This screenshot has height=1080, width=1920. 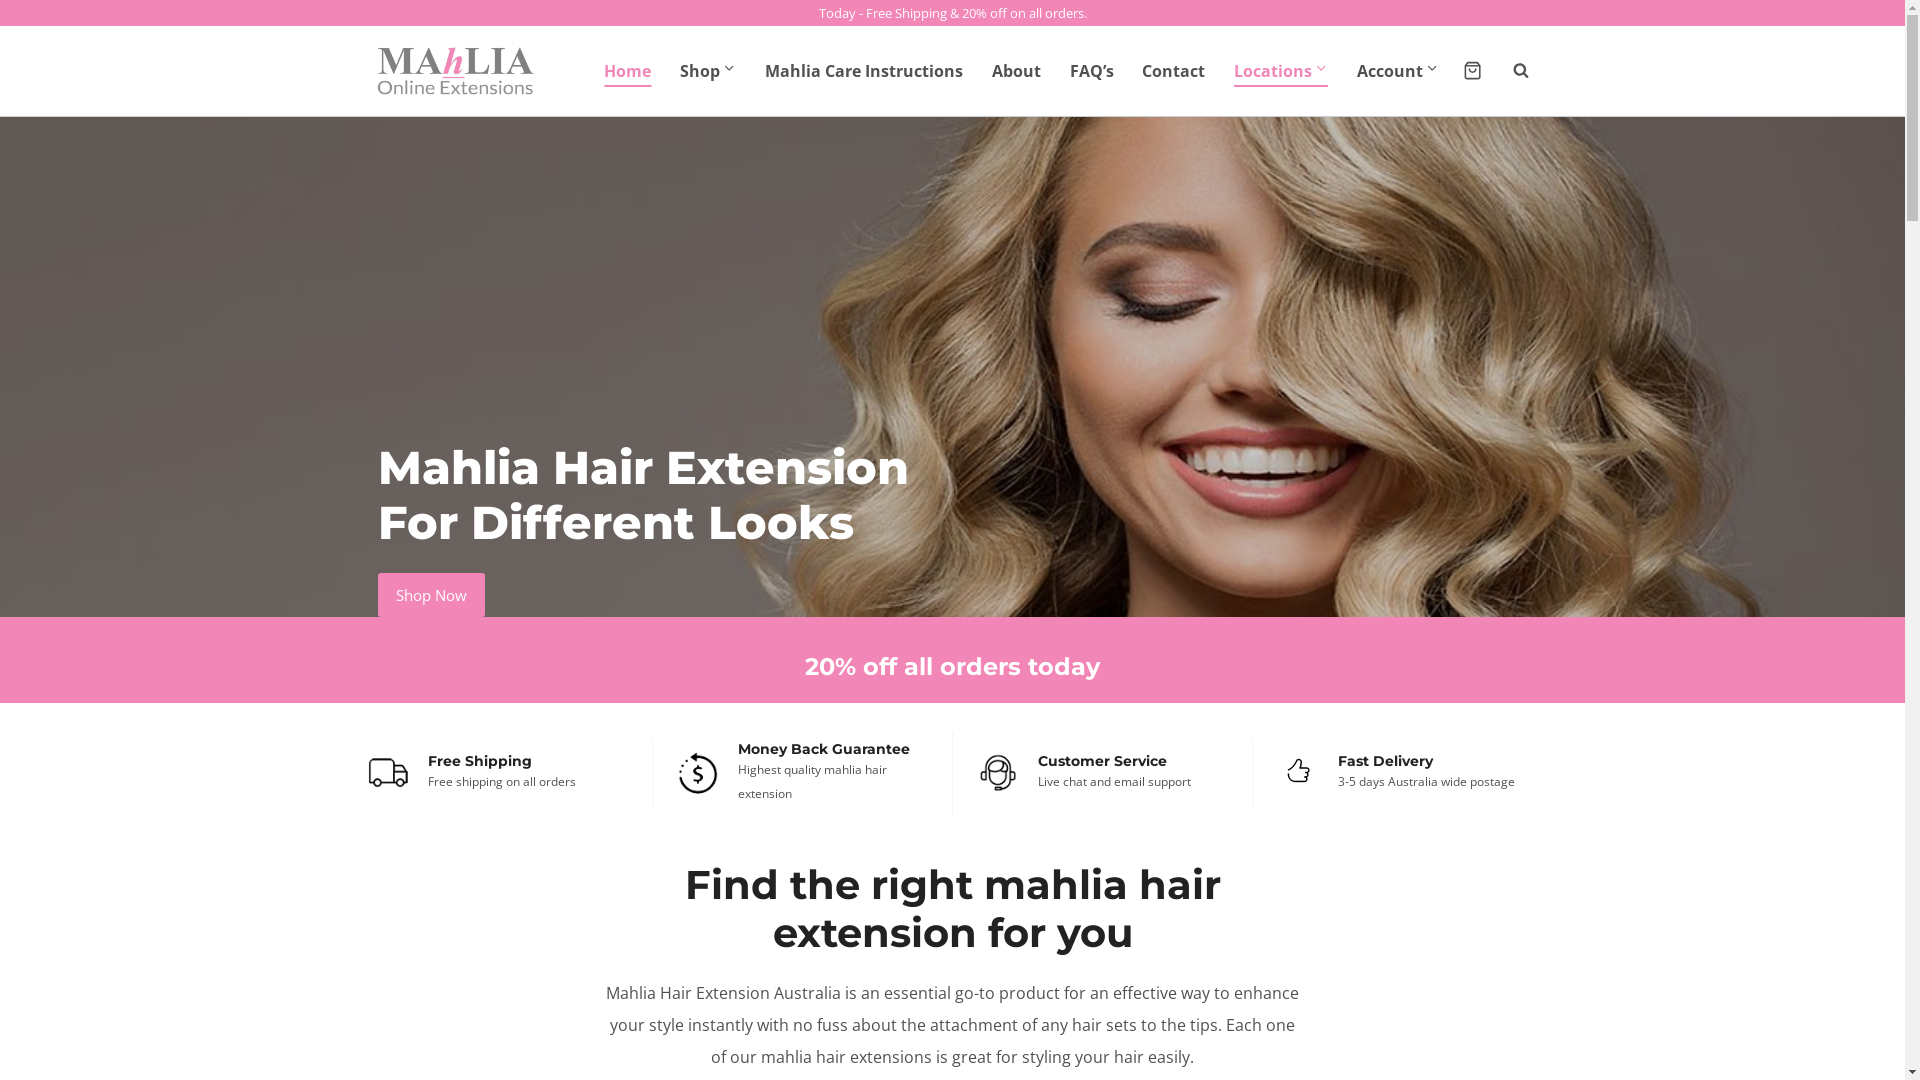 I want to click on 'Home', so click(x=589, y=69).